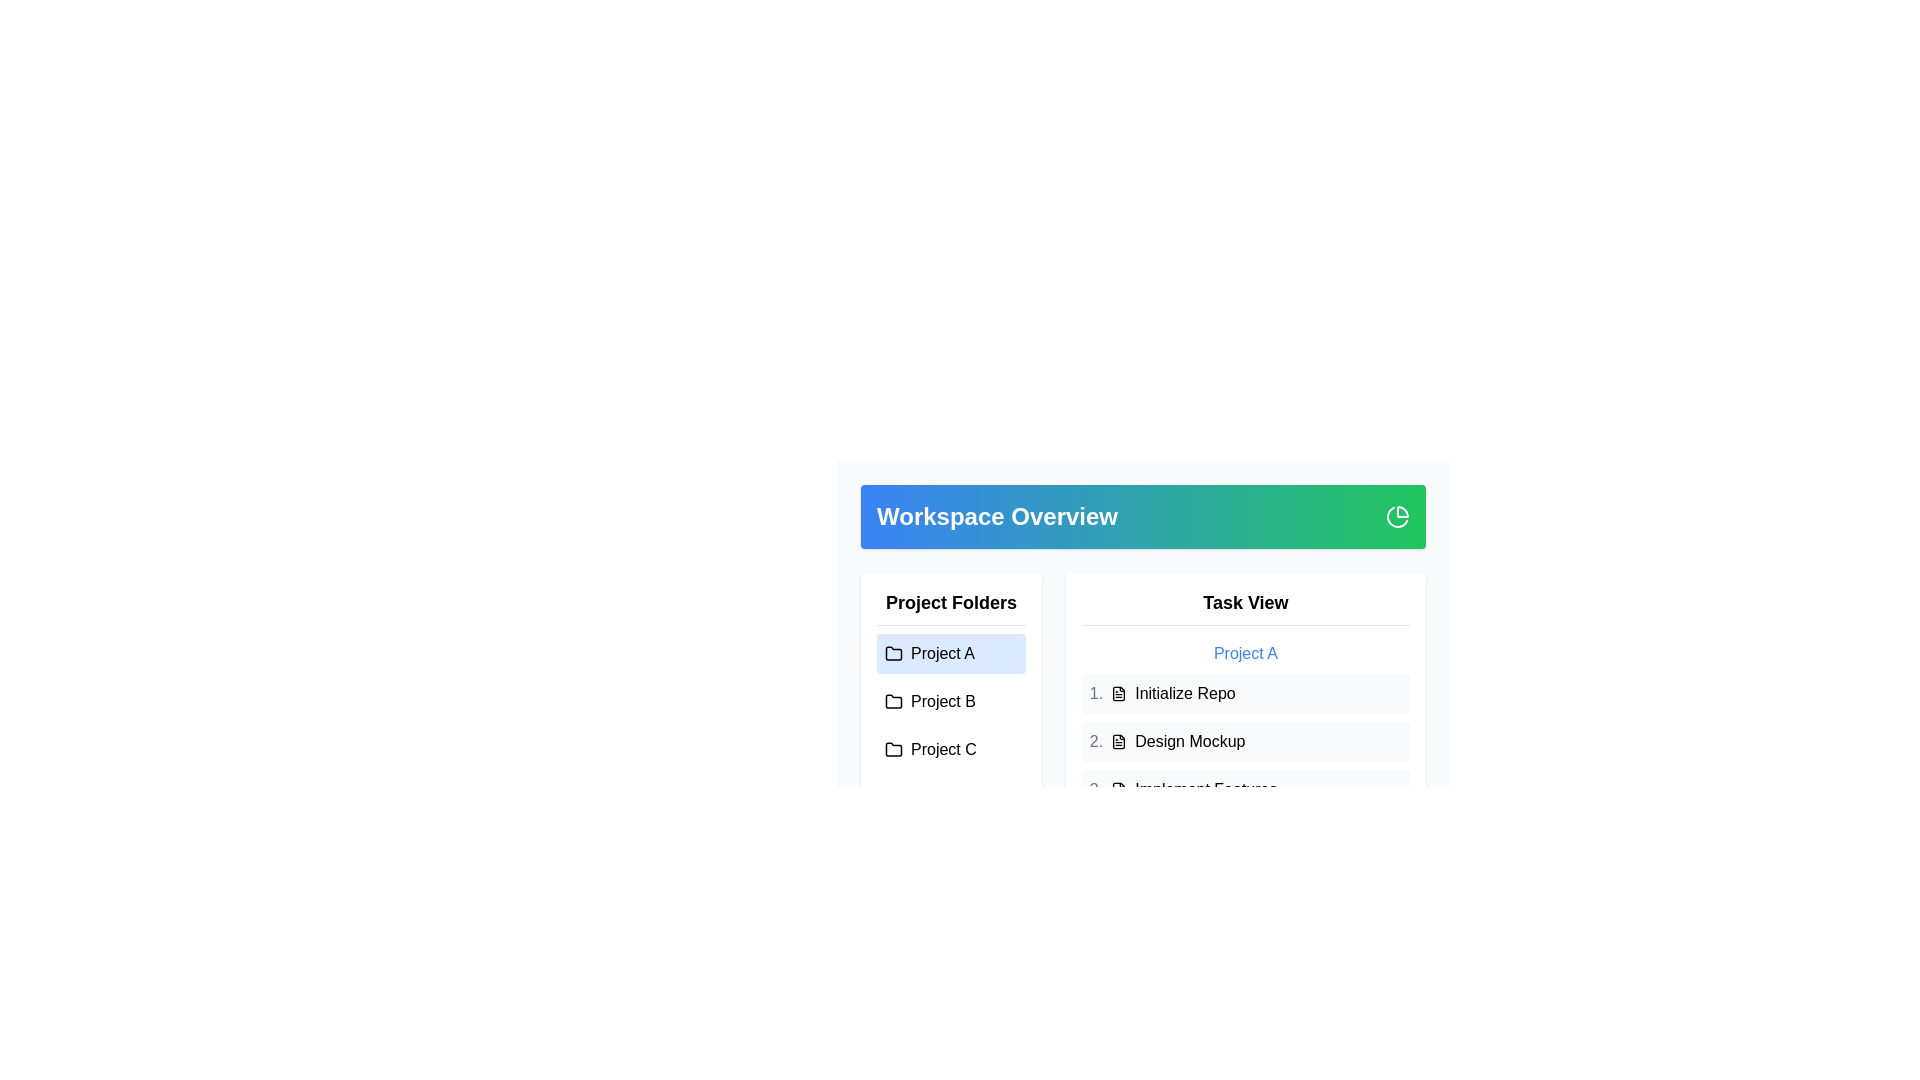  What do you see at coordinates (1095, 789) in the screenshot?
I see `the gray-colored number '3.' text label located at the beginning of the third row item in the 'Task View' section of the workspace dashboard` at bounding box center [1095, 789].